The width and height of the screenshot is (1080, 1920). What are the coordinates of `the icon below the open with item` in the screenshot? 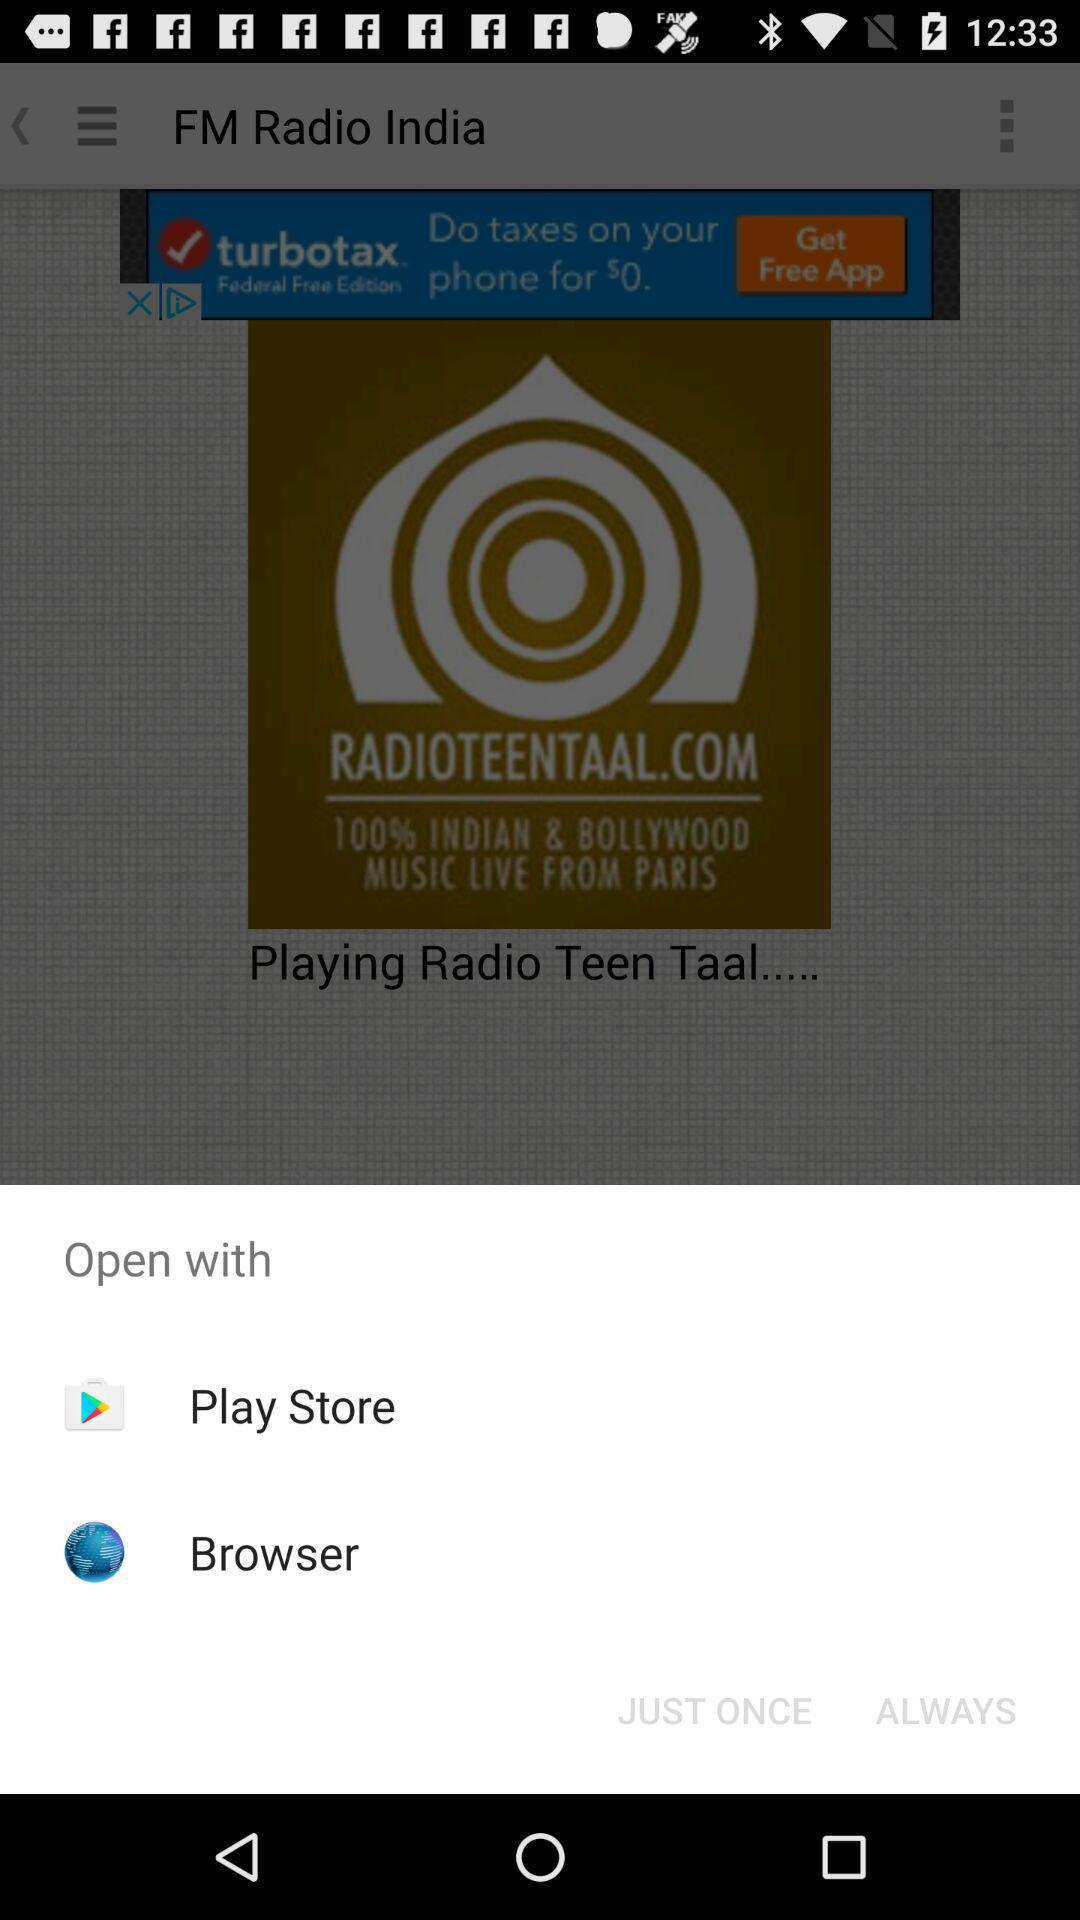 It's located at (292, 1404).